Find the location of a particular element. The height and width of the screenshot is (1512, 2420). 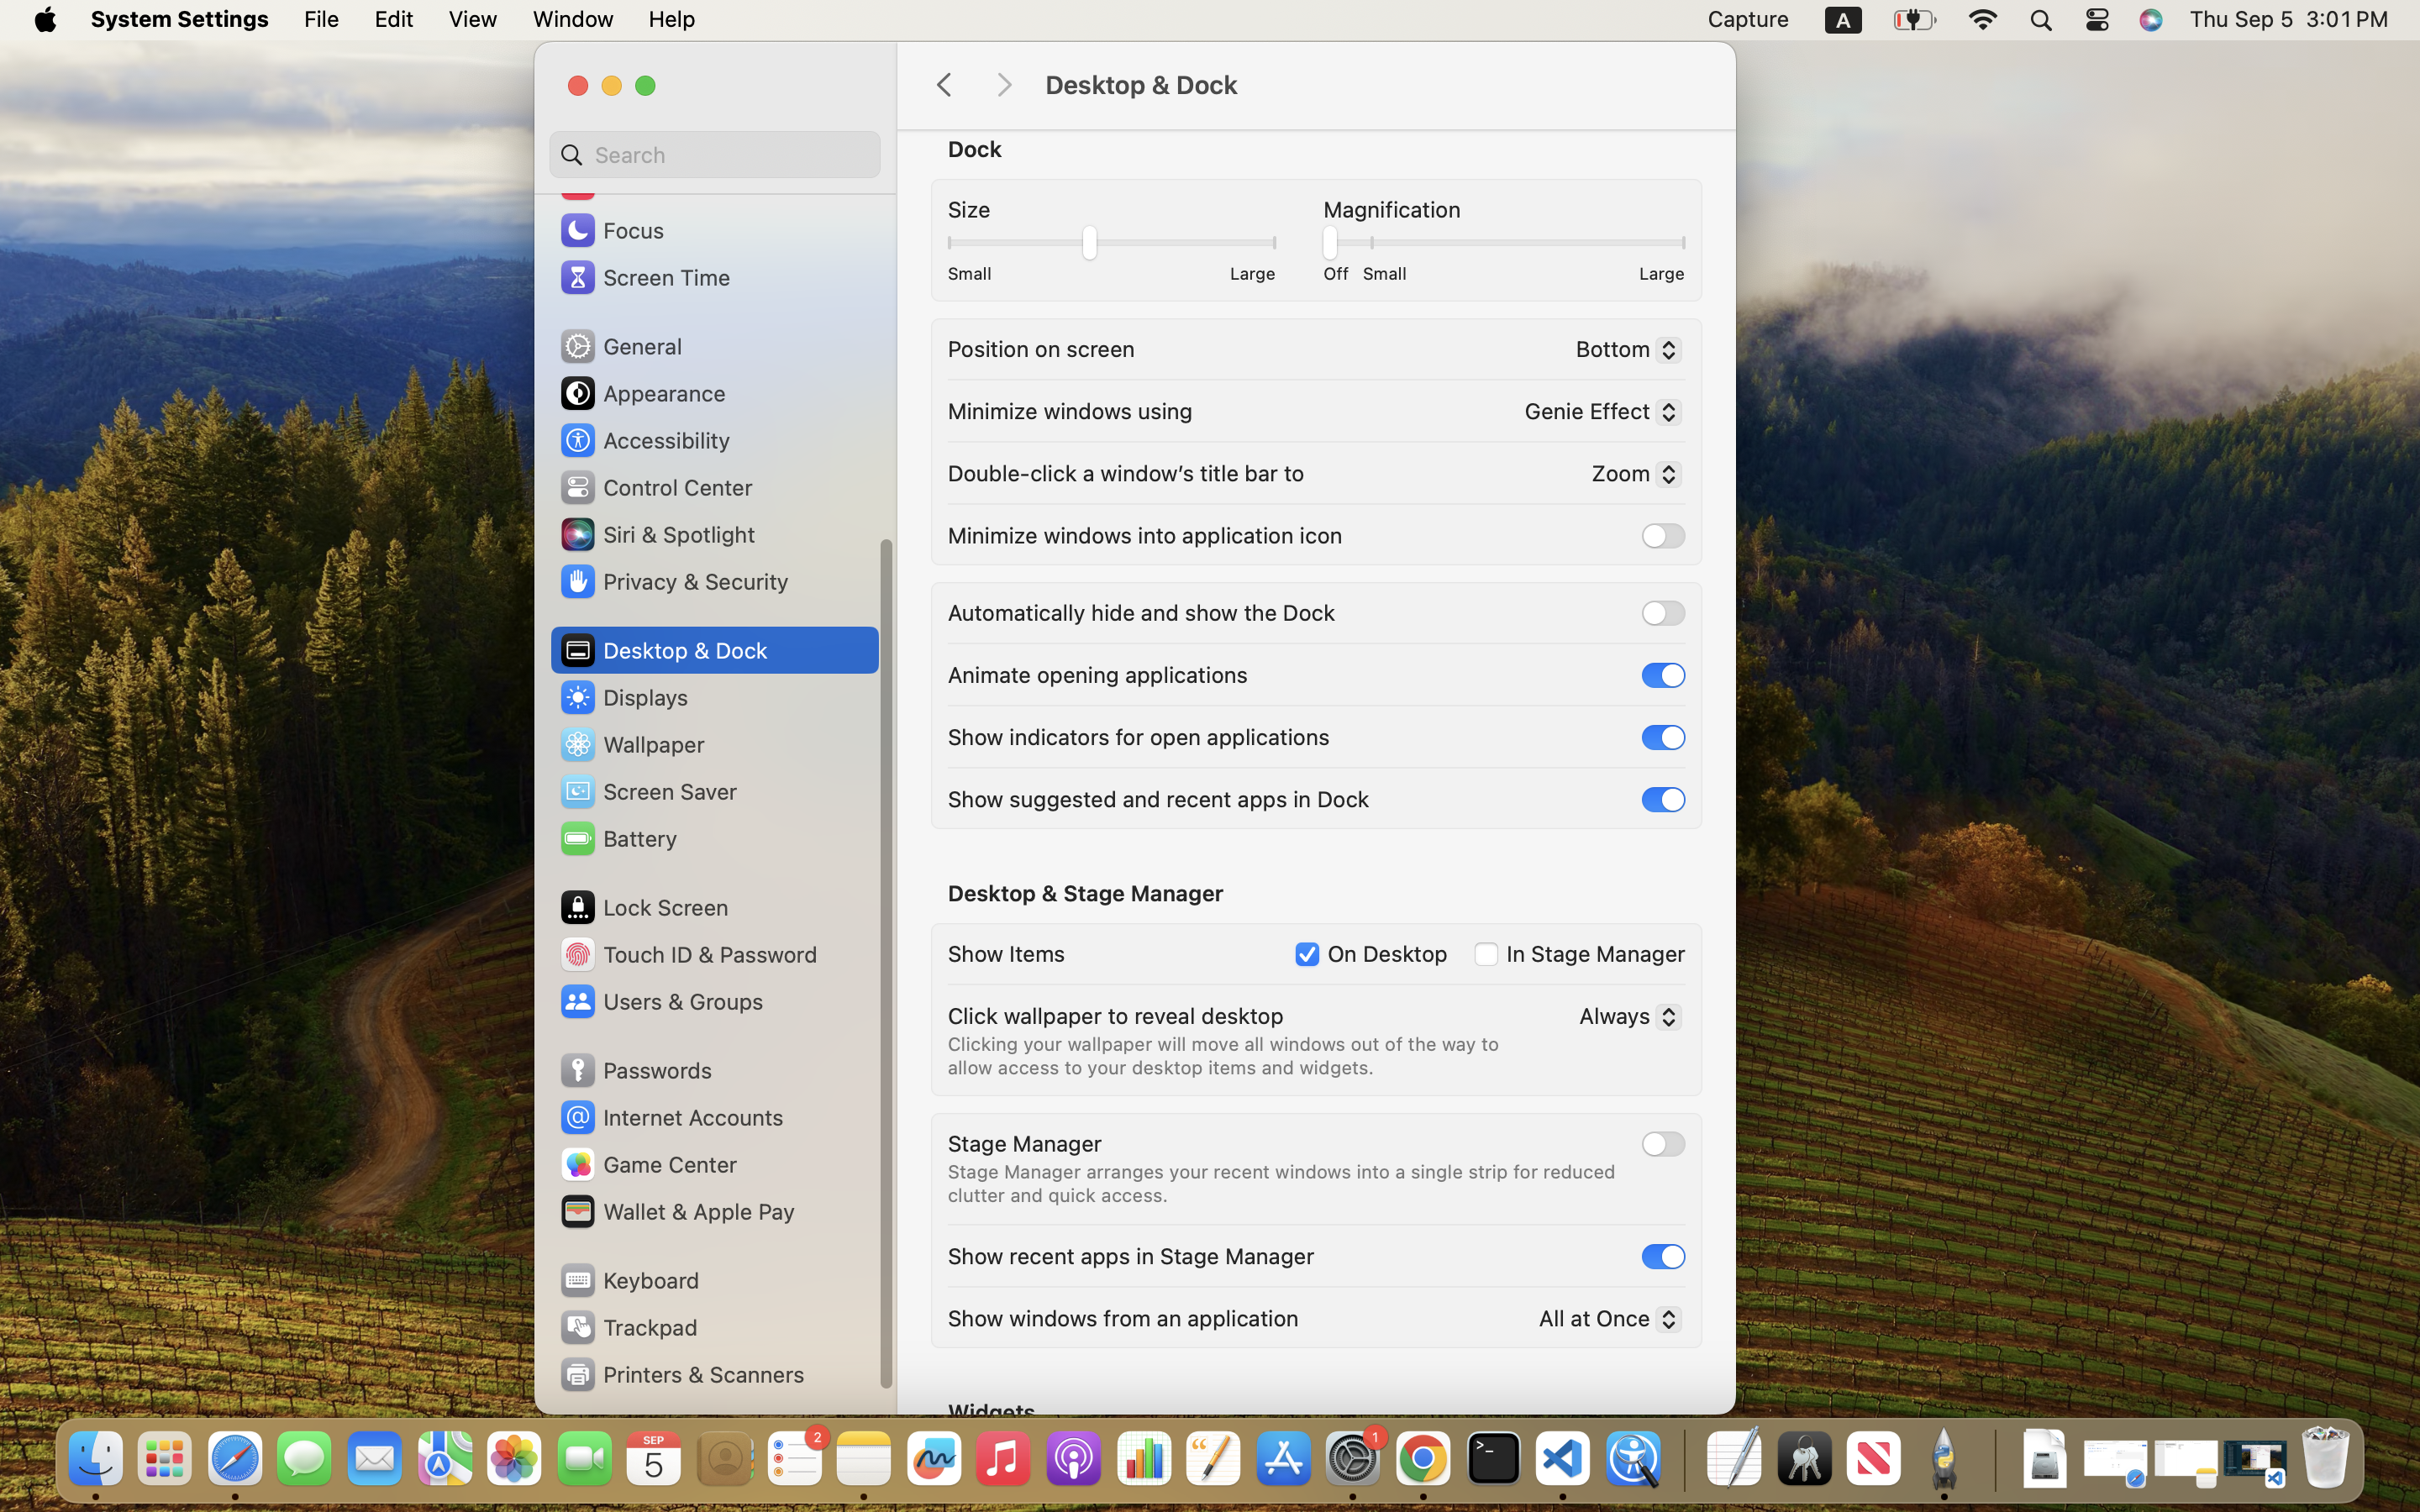

'Siri & Spotlight' is located at coordinates (655, 532).